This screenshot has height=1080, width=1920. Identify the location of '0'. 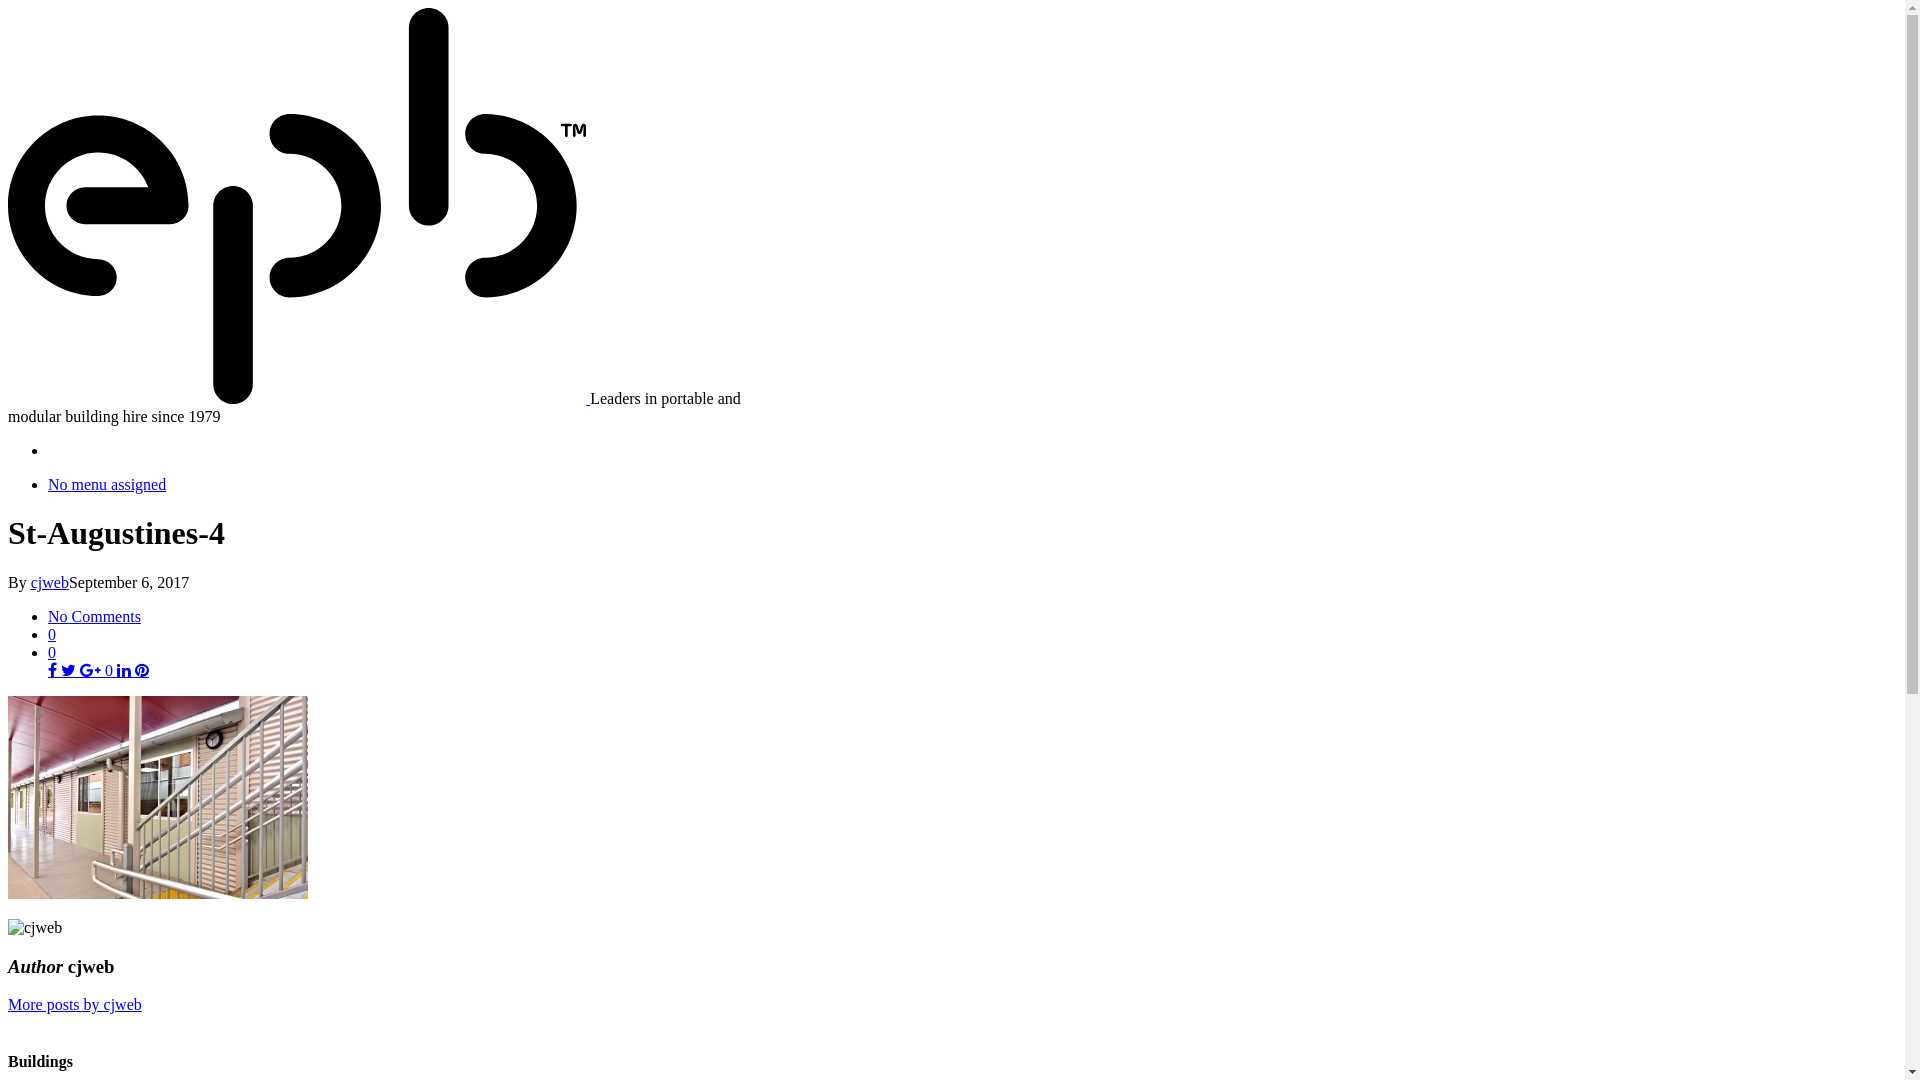
(52, 652).